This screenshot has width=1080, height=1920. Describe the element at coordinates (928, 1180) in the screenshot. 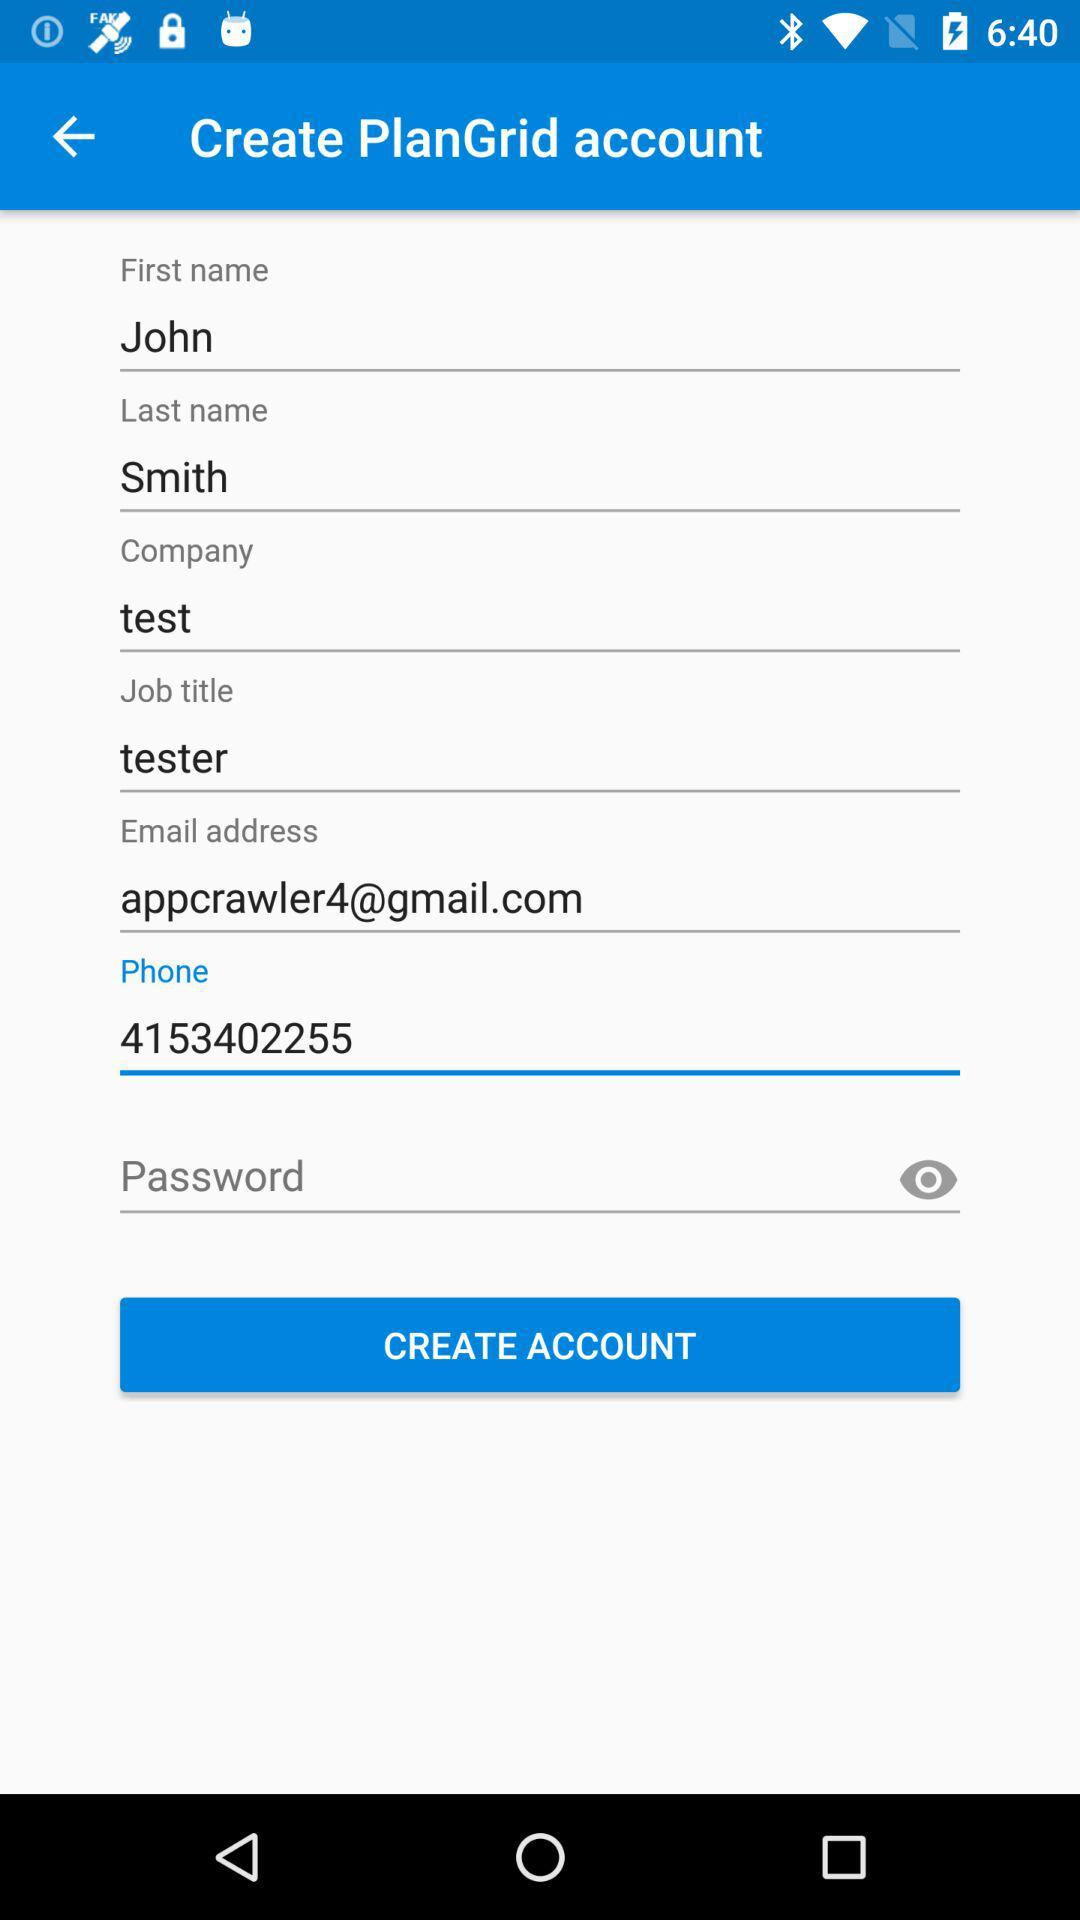

I see `the visibility icon` at that location.